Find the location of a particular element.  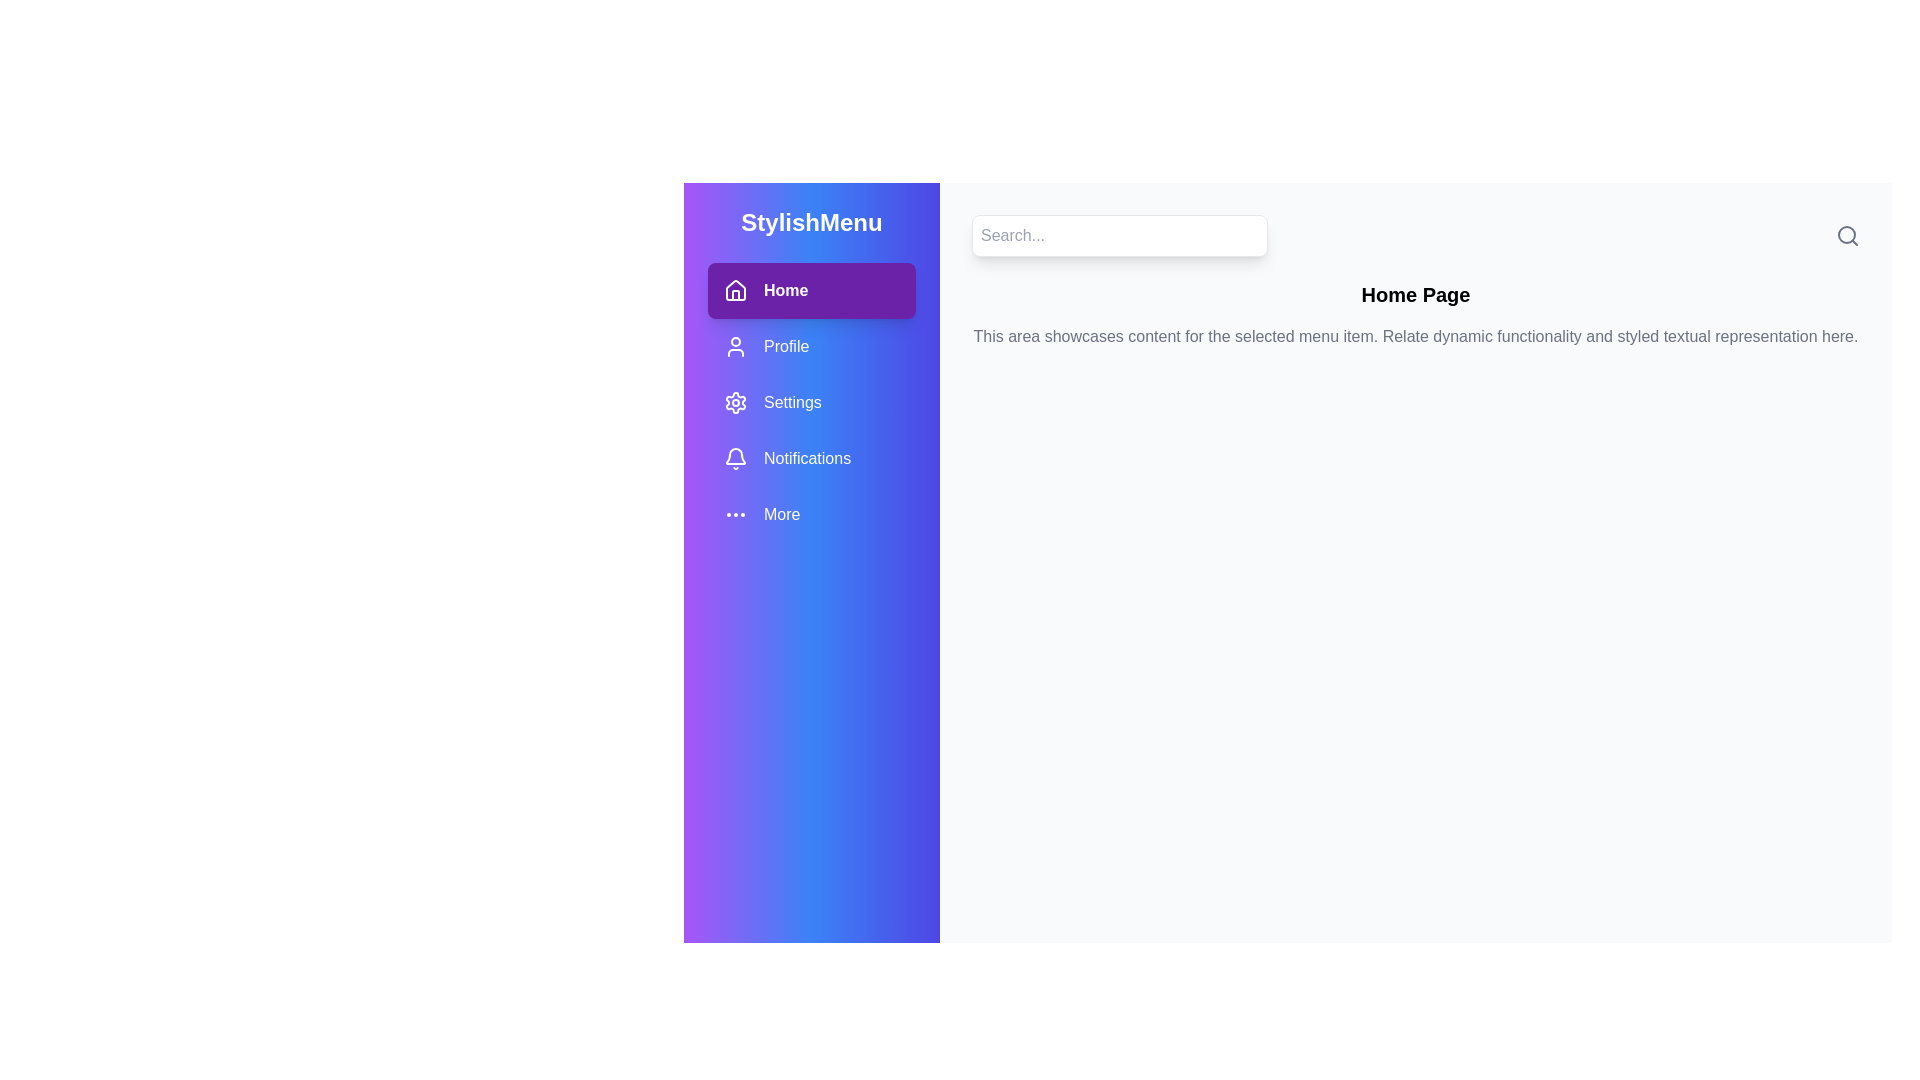

the menu item Home is located at coordinates (811, 290).